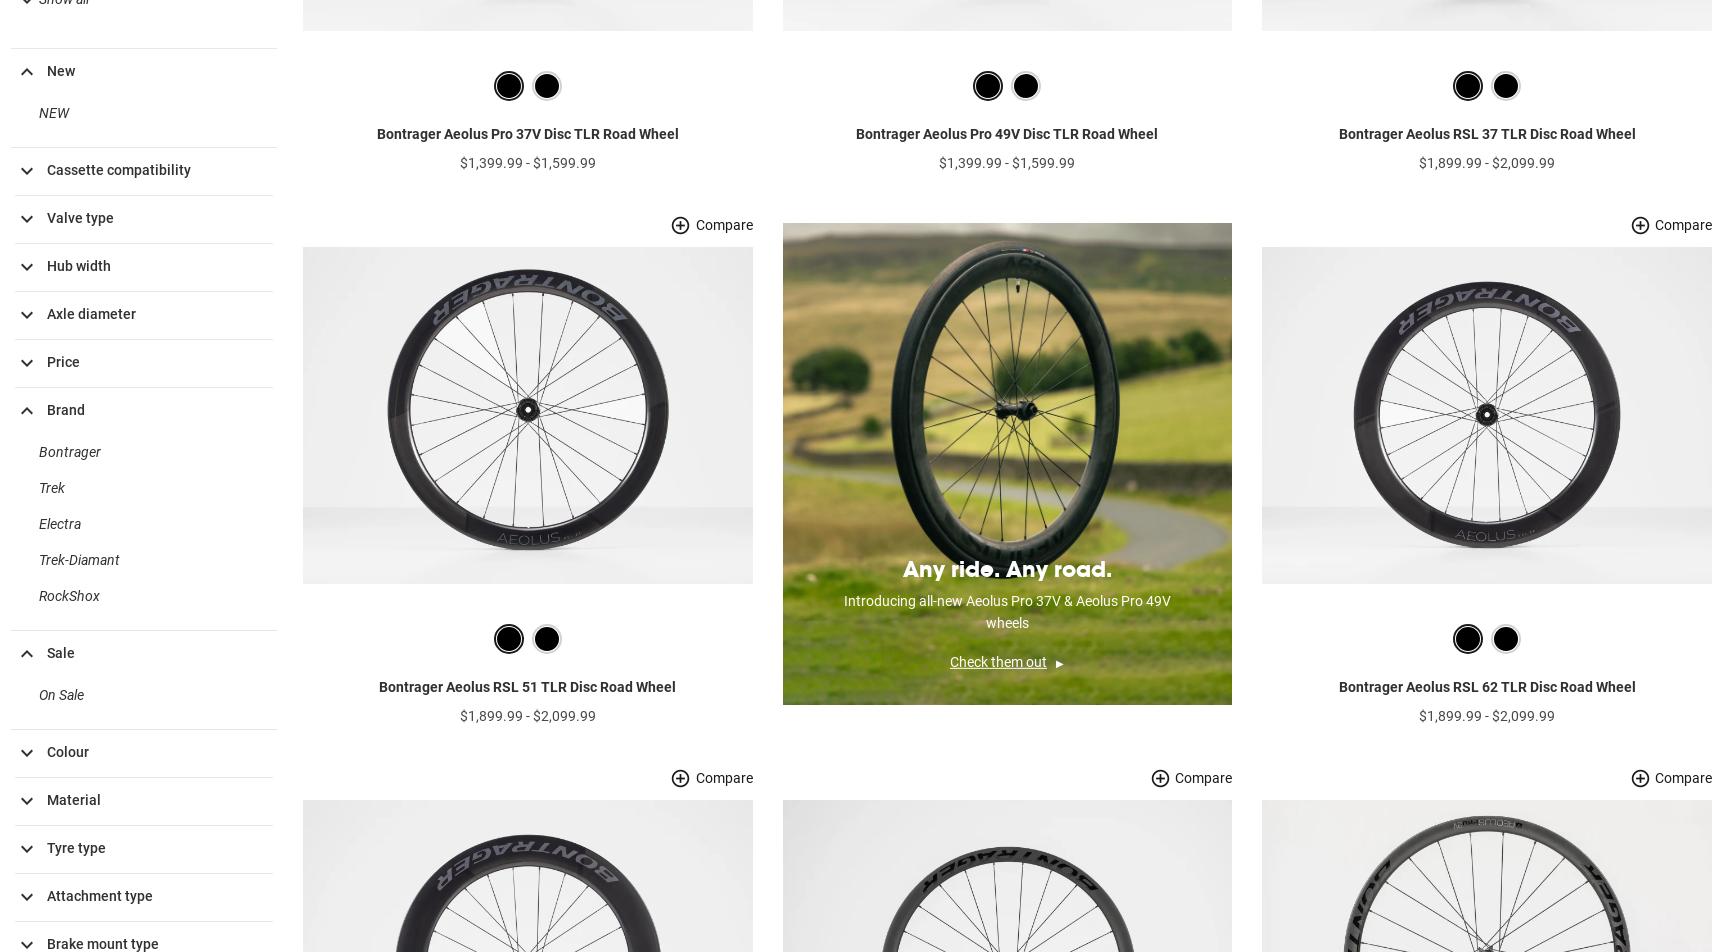 Image resolution: width=1727 pixels, height=952 pixels. What do you see at coordinates (59, 555) in the screenshot?
I see `'Electra'` at bounding box center [59, 555].